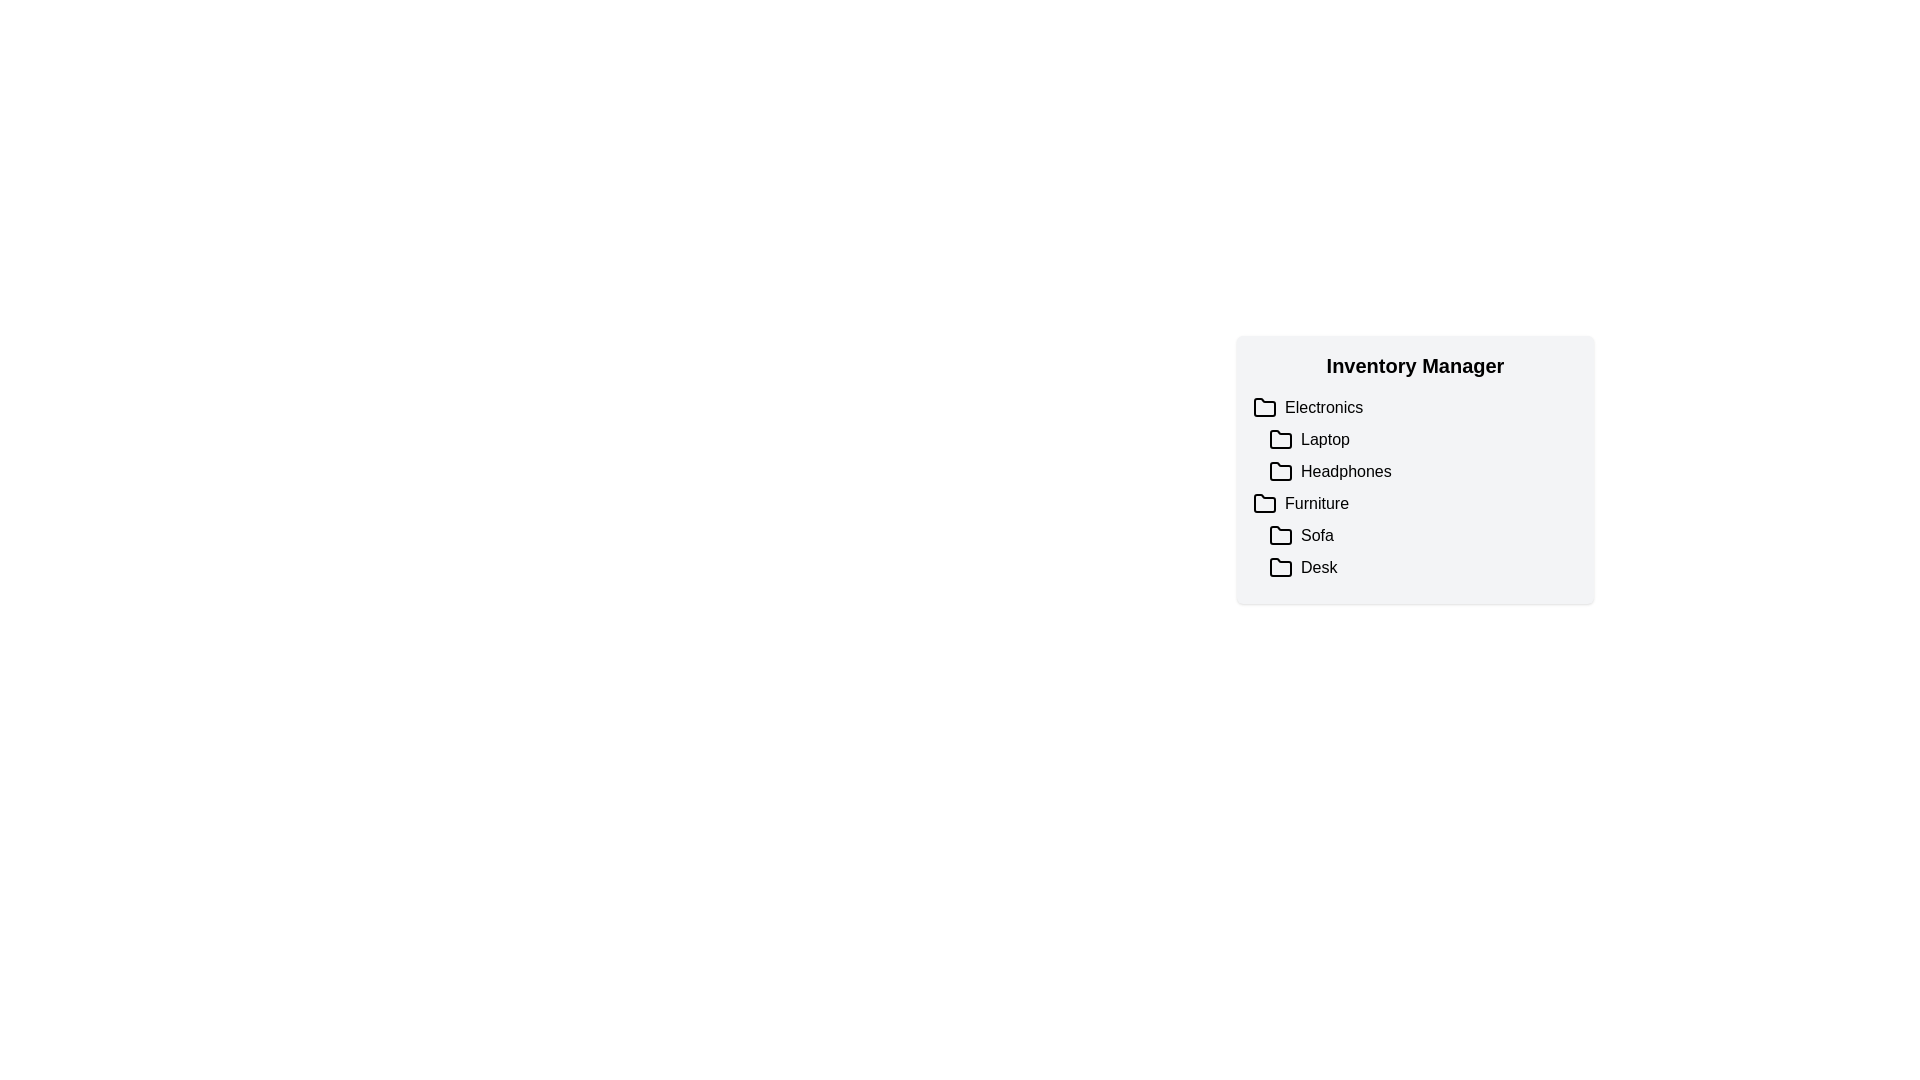 The image size is (1920, 1080). What do you see at coordinates (1422, 567) in the screenshot?
I see `the folder item labeled 'Desk' in the Furniture category` at bounding box center [1422, 567].